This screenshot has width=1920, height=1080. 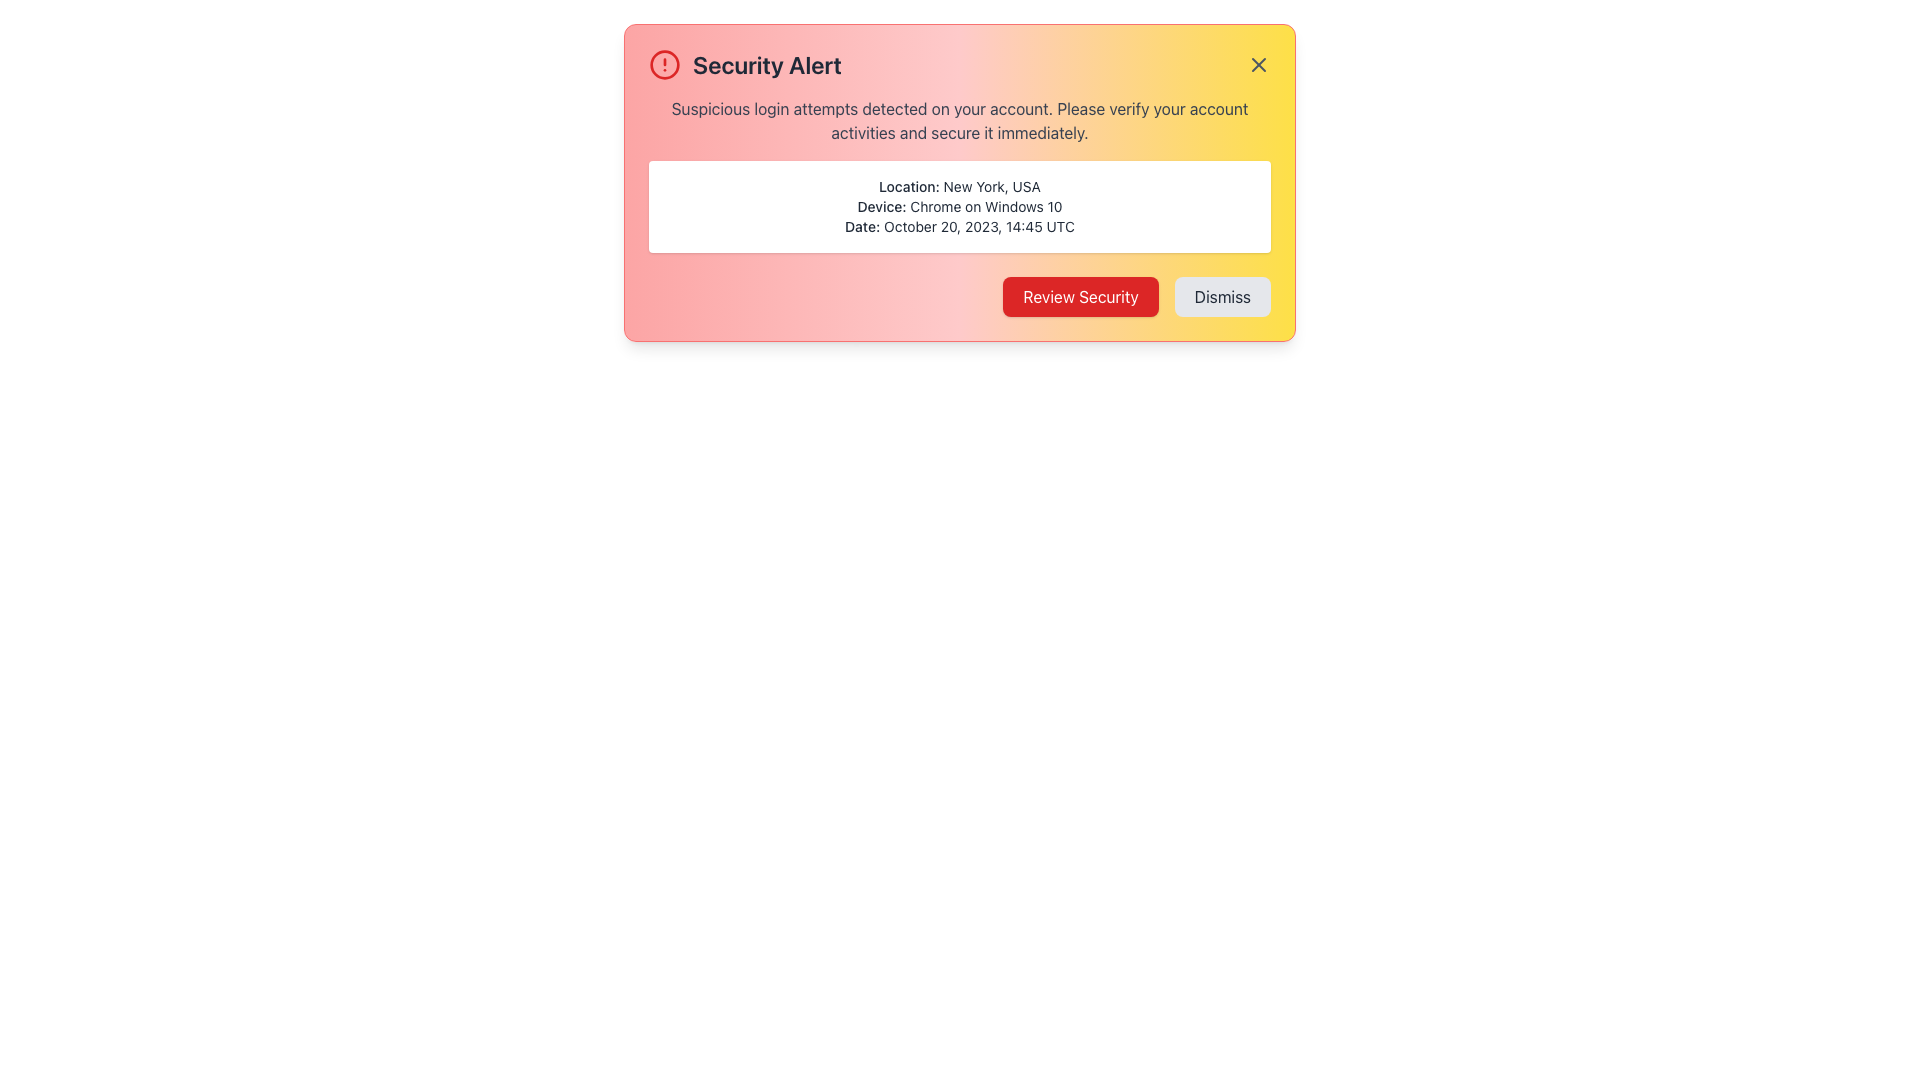 I want to click on the Text Label that serves as a semantic identifier for the date and time information in the security alert box, located at the center-left portion of the white background region, so click(x=862, y=225).